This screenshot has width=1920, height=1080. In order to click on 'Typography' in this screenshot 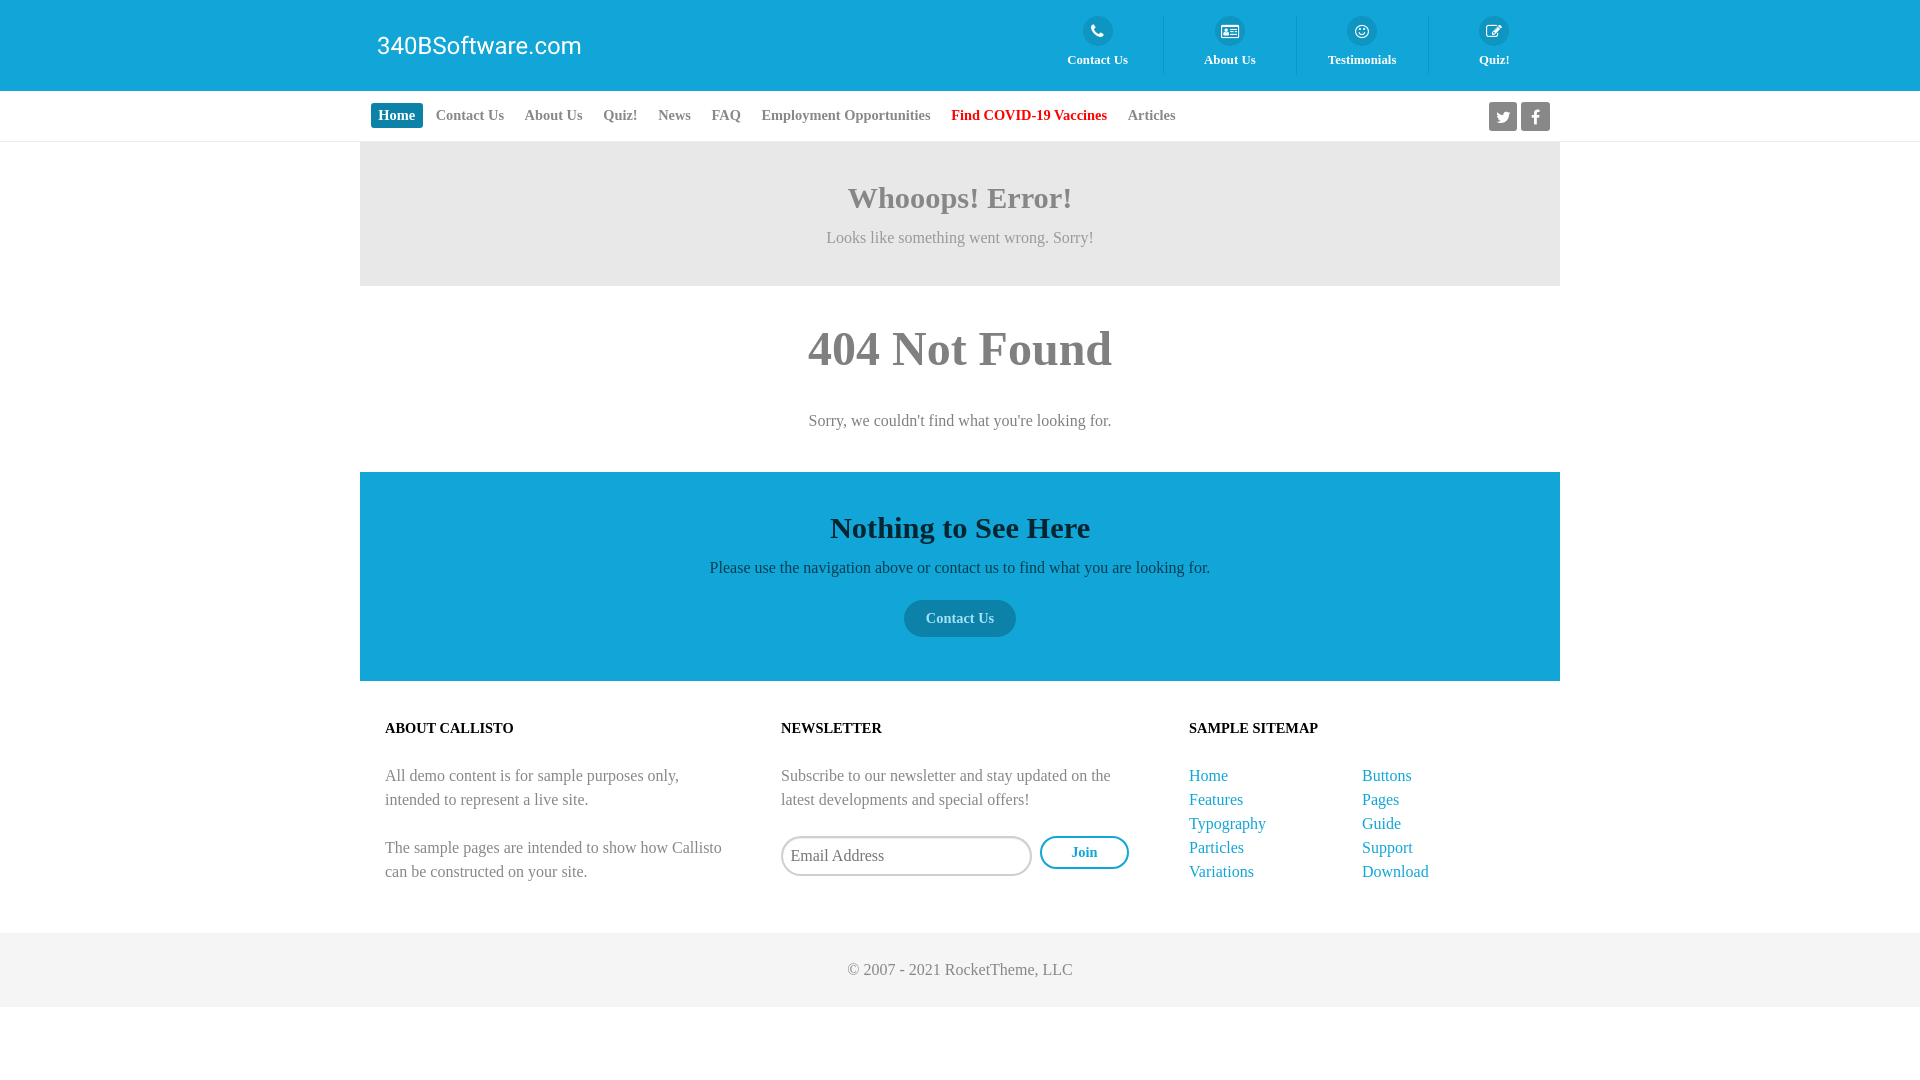, I will do `click(1226, 823)`.